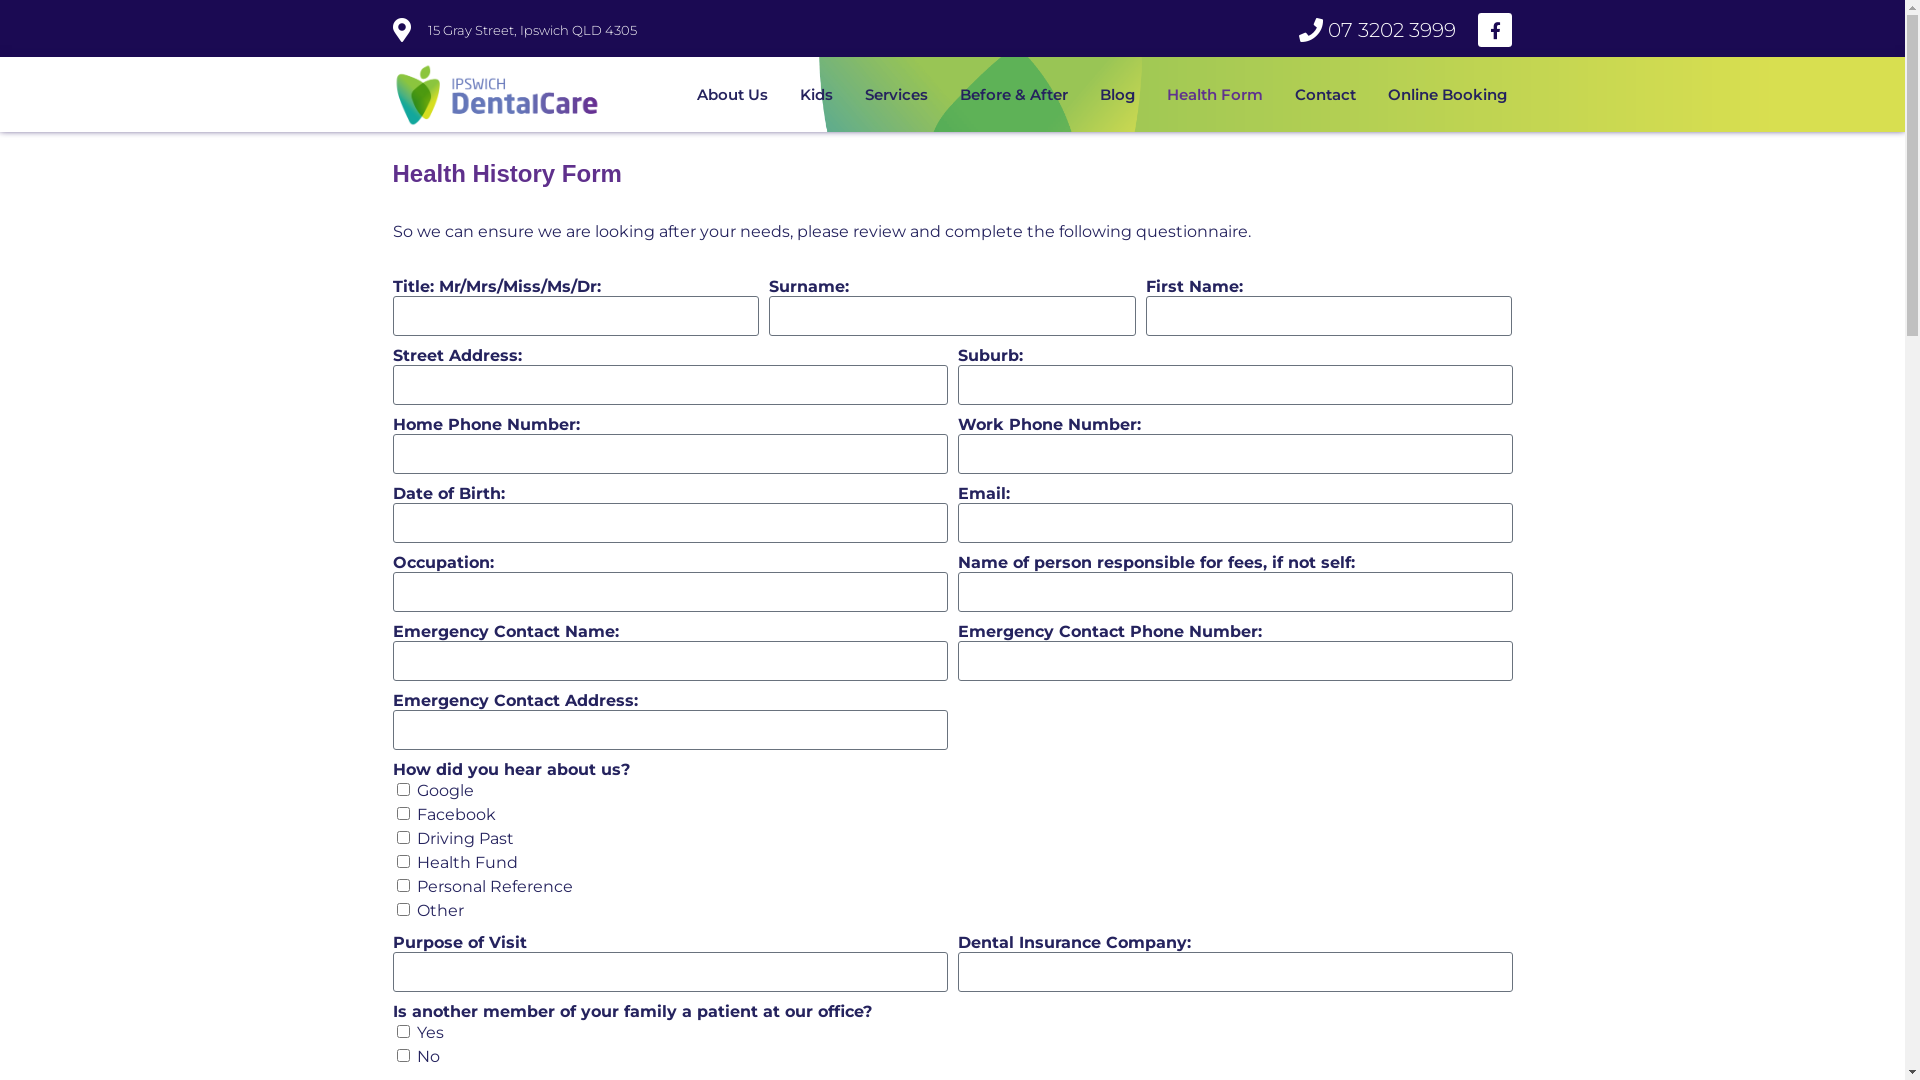 The width and height of the screenshot is (1920, 1080). What do you see at coordinates (894, 95) in the screenshot?
I see `'Services'` at bounding box center [894, 95].